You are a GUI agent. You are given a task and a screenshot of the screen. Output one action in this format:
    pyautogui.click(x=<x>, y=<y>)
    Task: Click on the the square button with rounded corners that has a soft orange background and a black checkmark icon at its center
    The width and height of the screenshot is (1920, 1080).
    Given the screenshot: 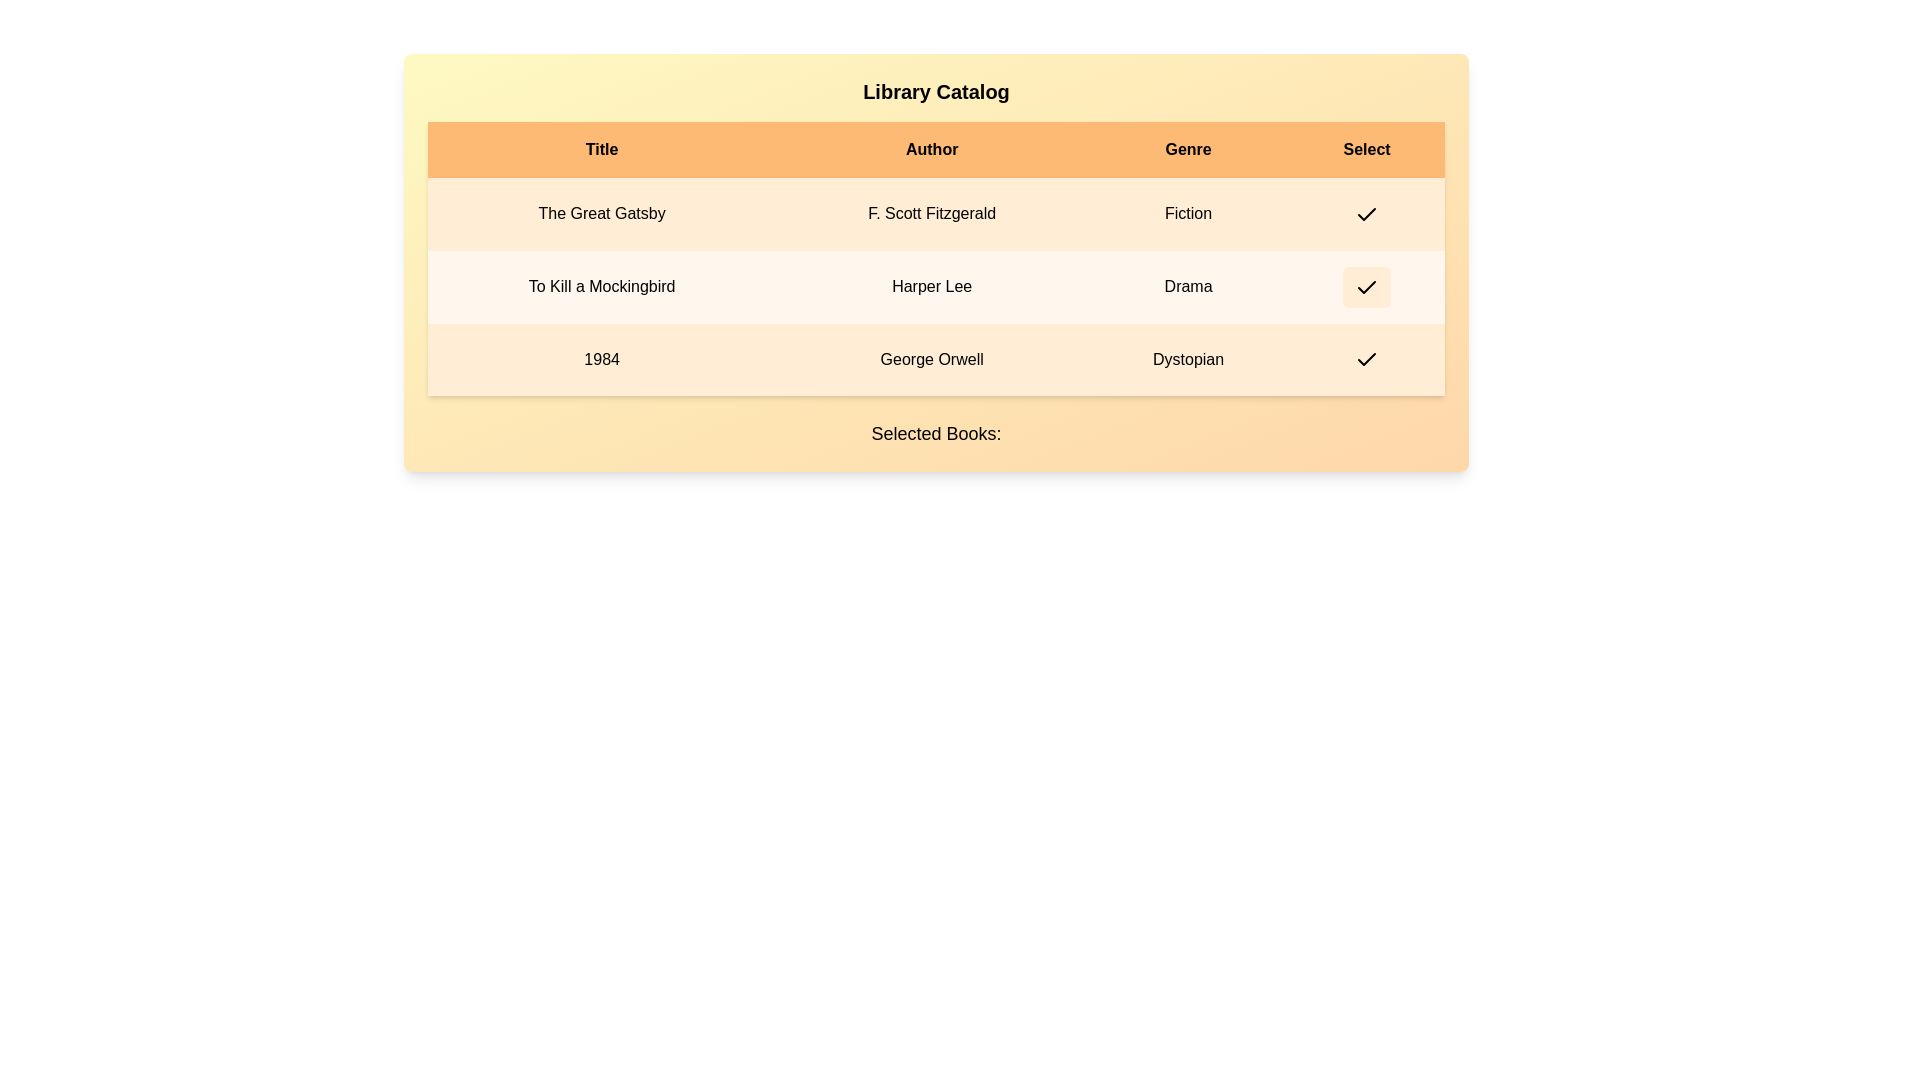 What is the action you would take?
    pyautogui.click(x=1366, y=214)
    